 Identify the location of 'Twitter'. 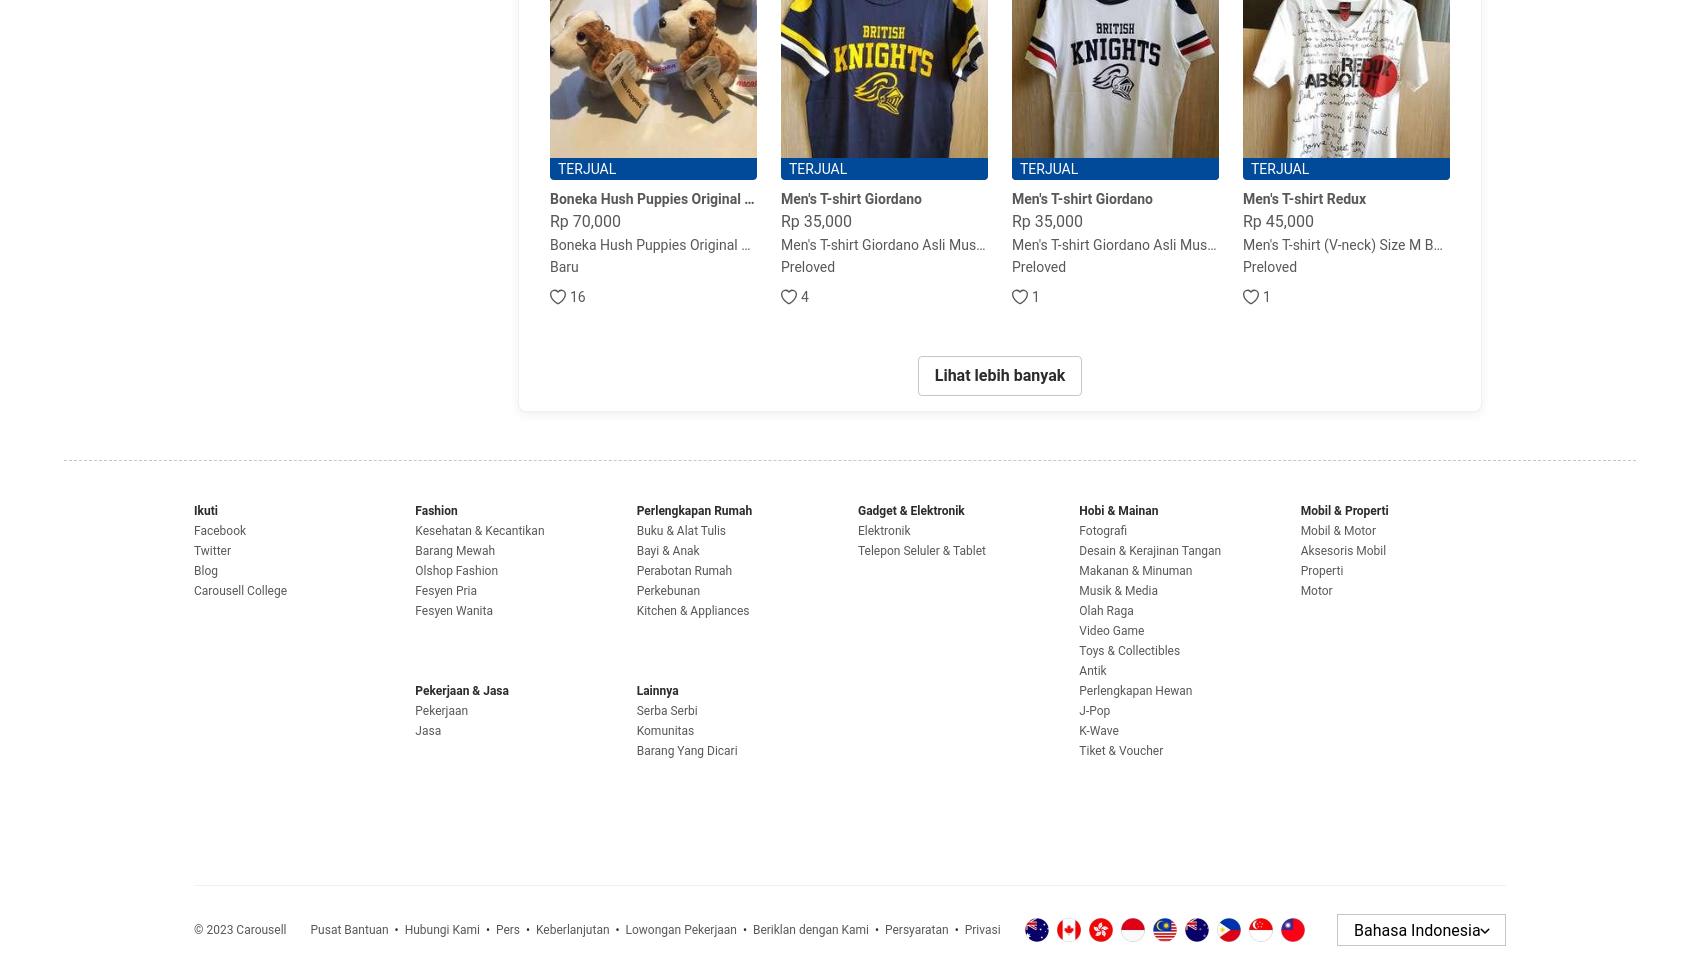
(192, 550).